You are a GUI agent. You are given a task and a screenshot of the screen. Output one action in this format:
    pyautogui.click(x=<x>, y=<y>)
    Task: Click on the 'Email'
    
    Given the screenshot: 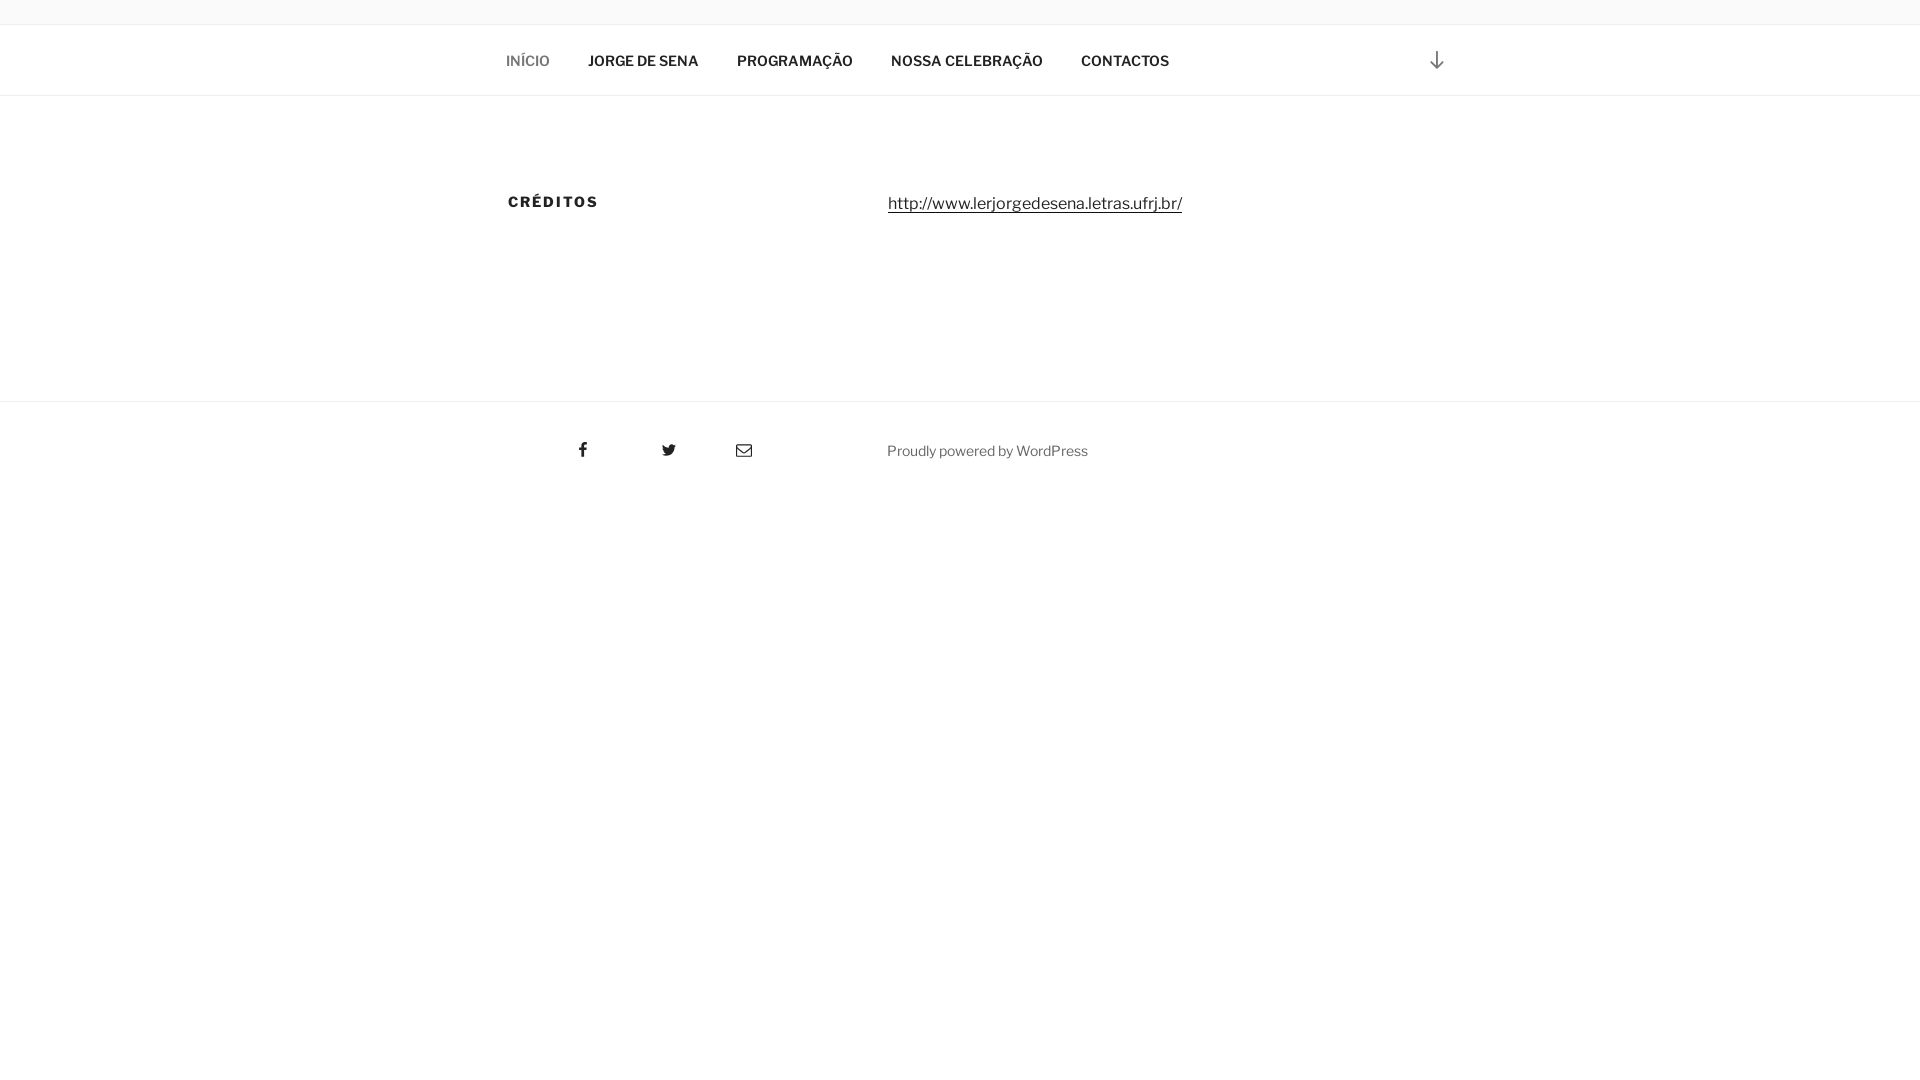 What is the action you would take?
    pyautogui.click(x=696, y=442)
    